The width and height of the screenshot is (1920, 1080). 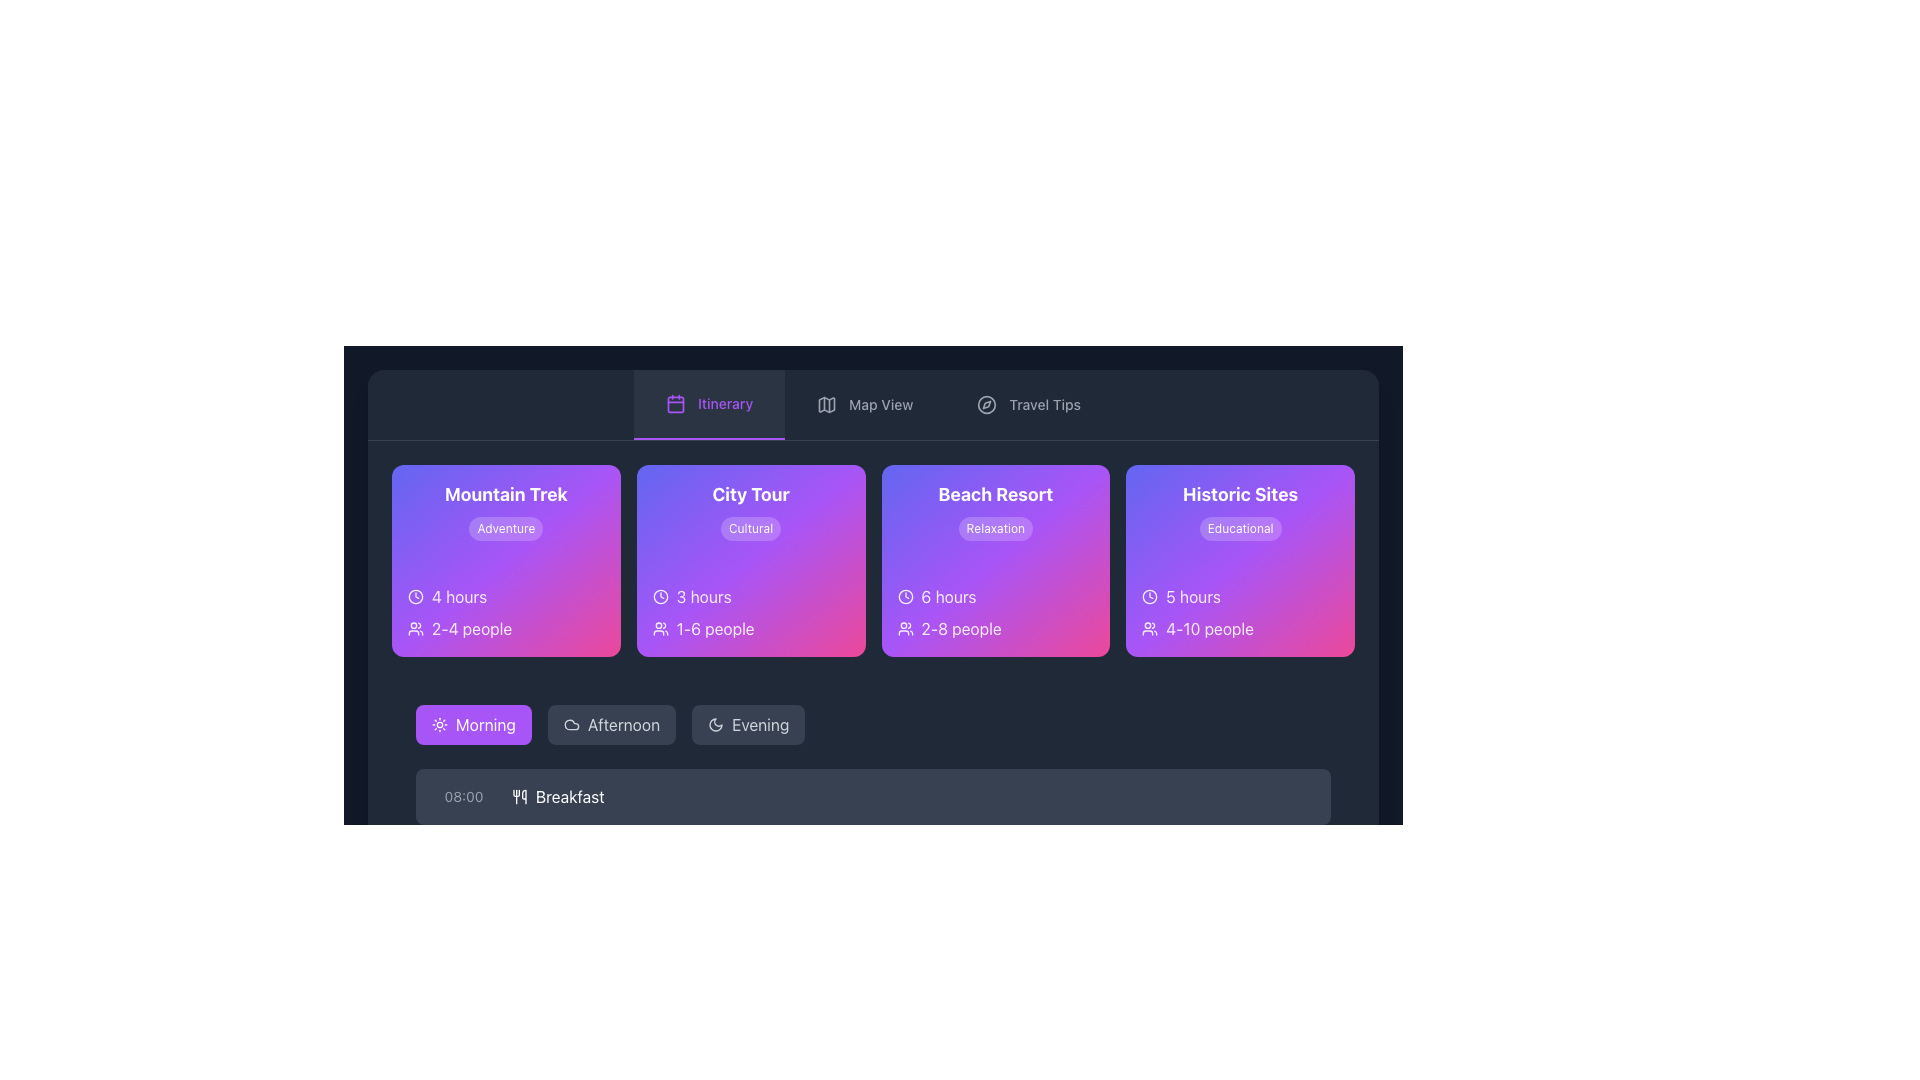 What do you see at coordinates (1044, 405) in the screenshot?
I see `the 'Travel Tips' text label in the navigation menu` at bounding box center [1044, 405].